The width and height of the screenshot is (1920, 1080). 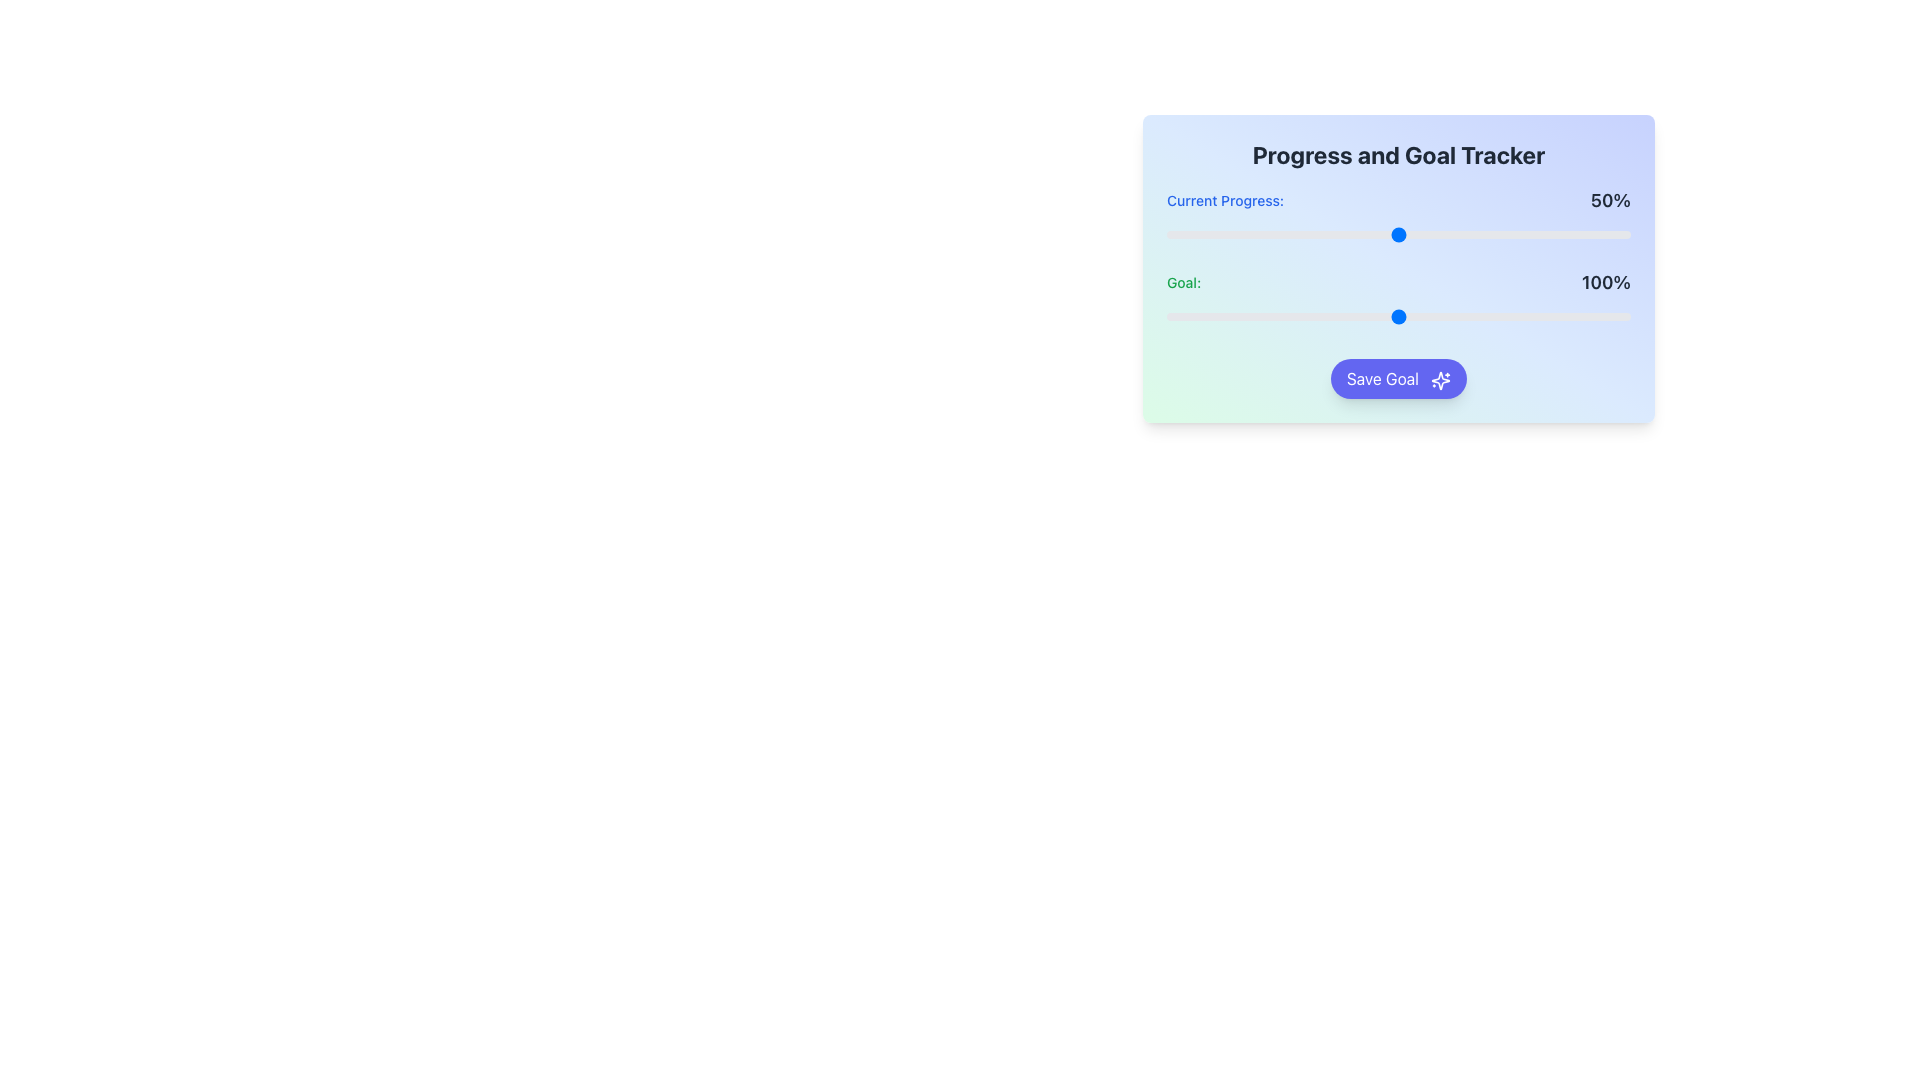 What do you see at coordinates (1603, 315) in the screenshot?
I see `the slider value` at bounding box center [1603, 315].